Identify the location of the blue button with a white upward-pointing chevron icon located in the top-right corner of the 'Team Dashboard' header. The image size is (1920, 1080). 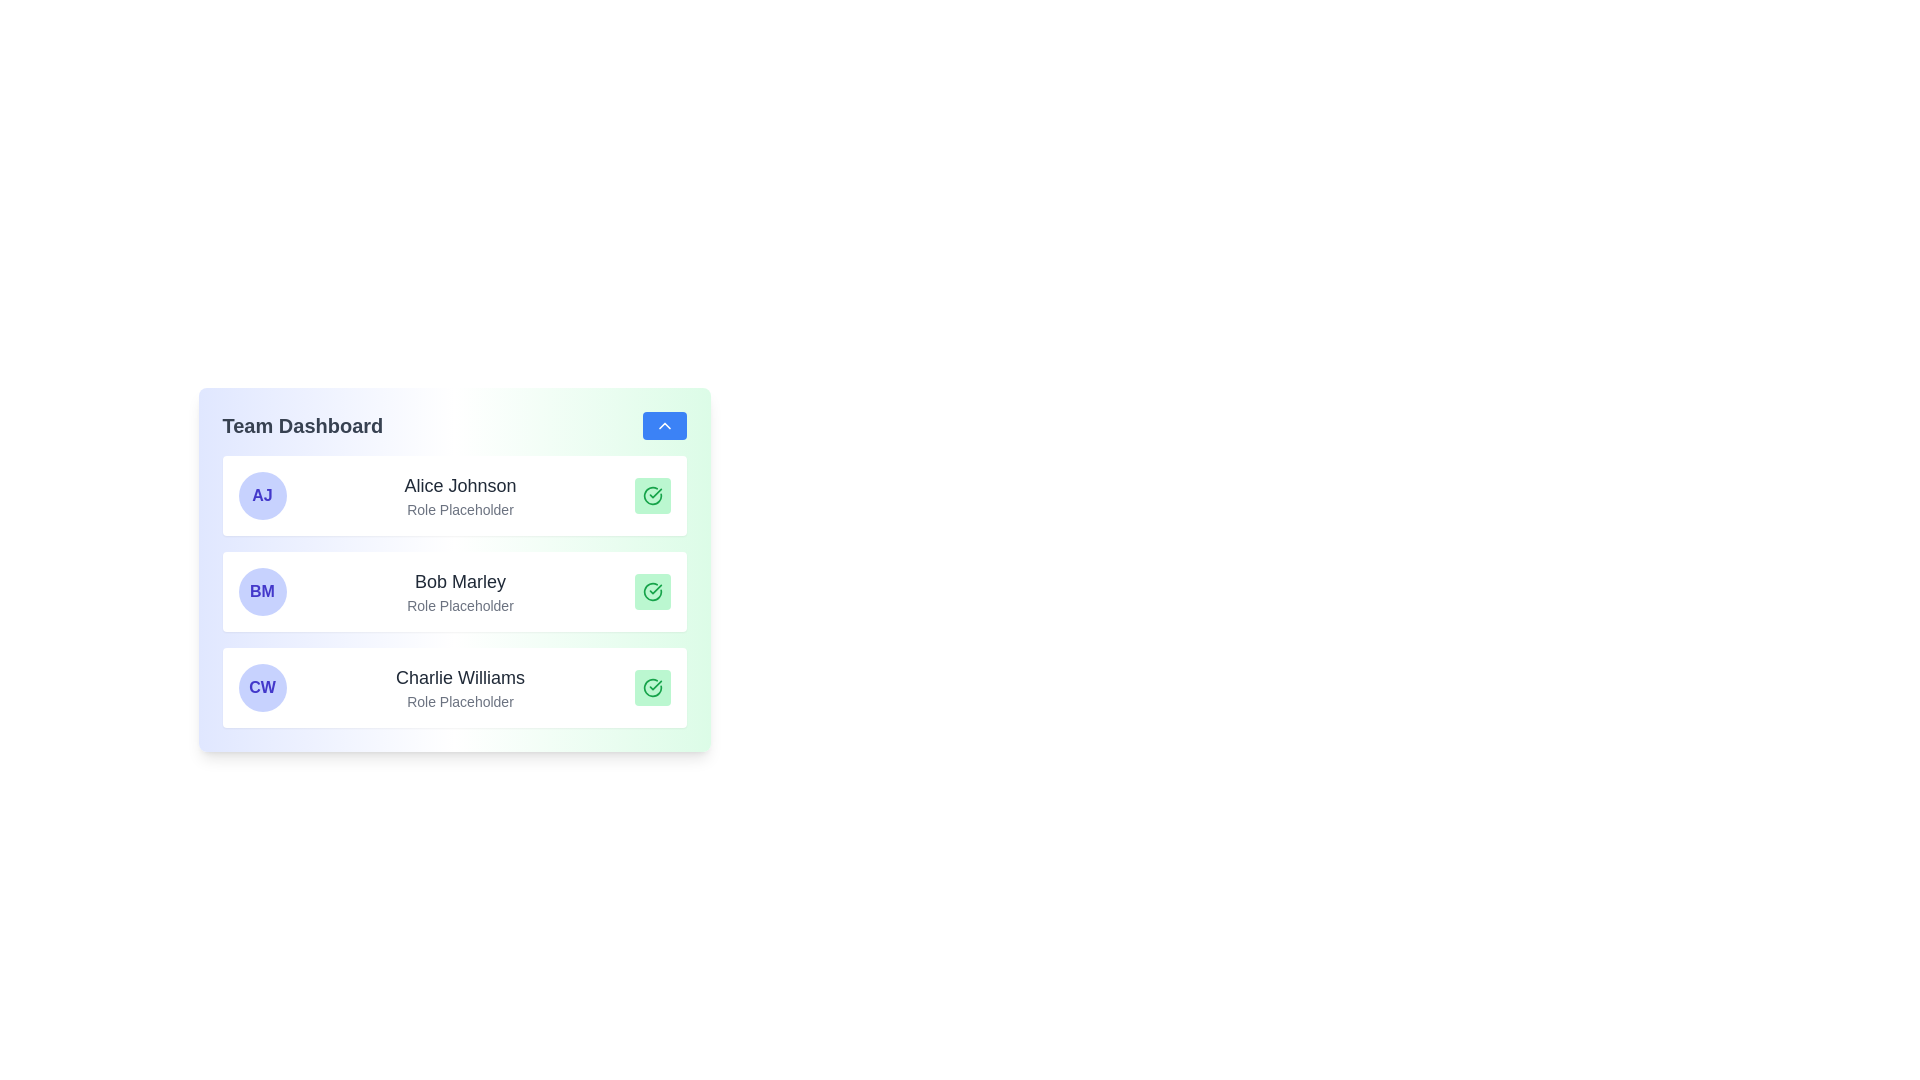
(664, 424).